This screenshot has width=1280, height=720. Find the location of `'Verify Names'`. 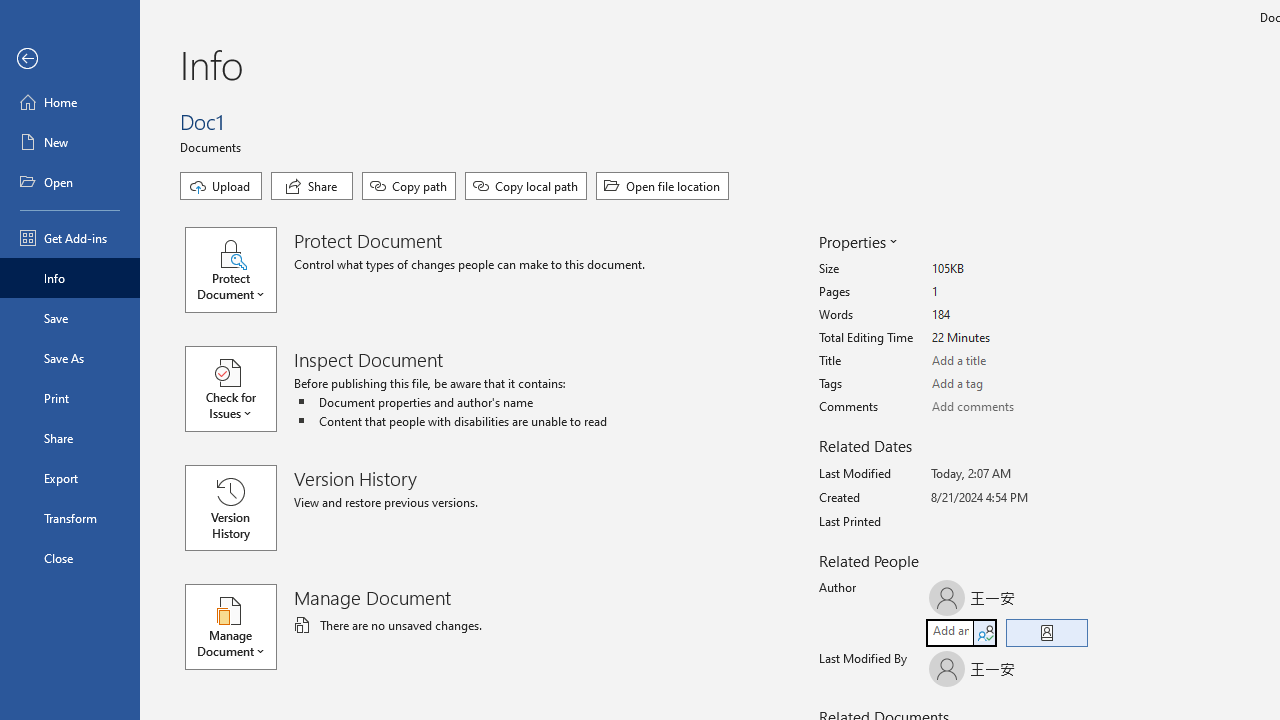

'Verify Names' is located at coordinates (984, 632).